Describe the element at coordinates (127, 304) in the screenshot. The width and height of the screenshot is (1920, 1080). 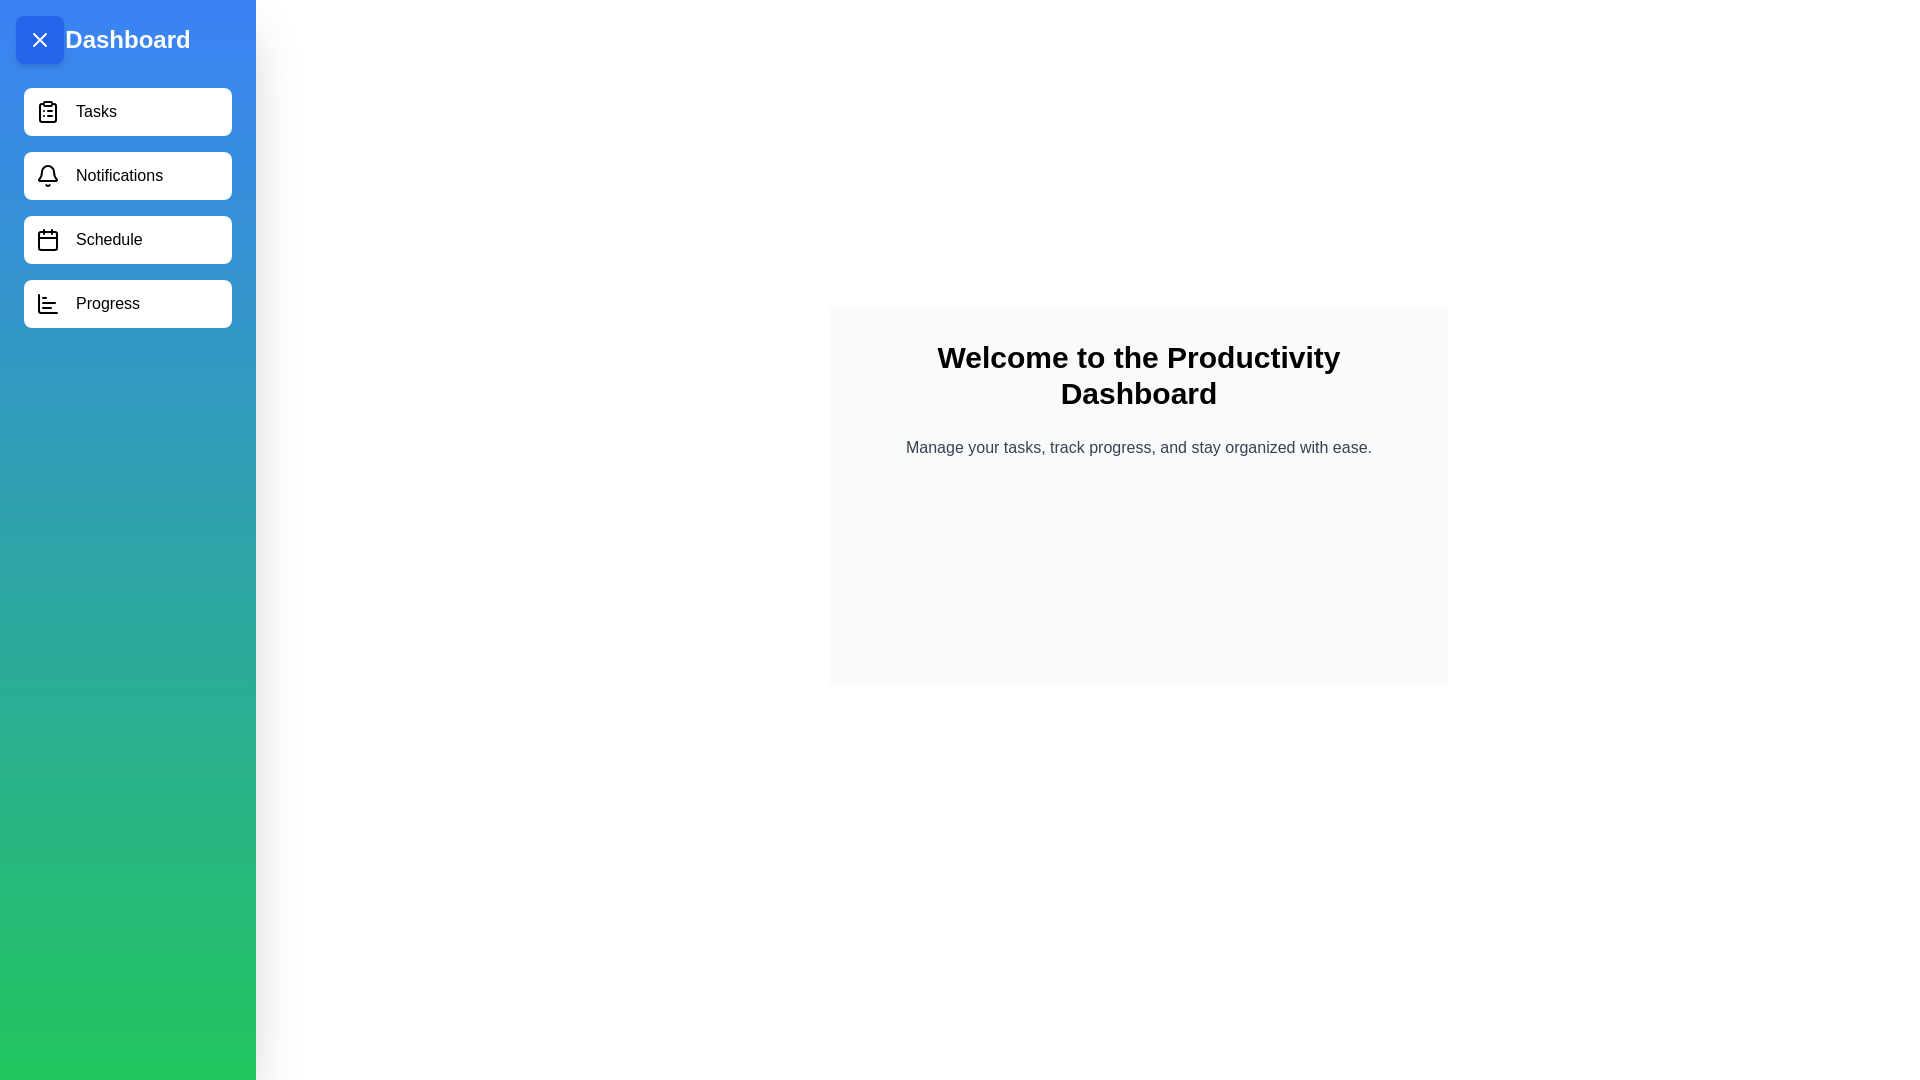
I see `the menu item Progress from the drawer` at that location.